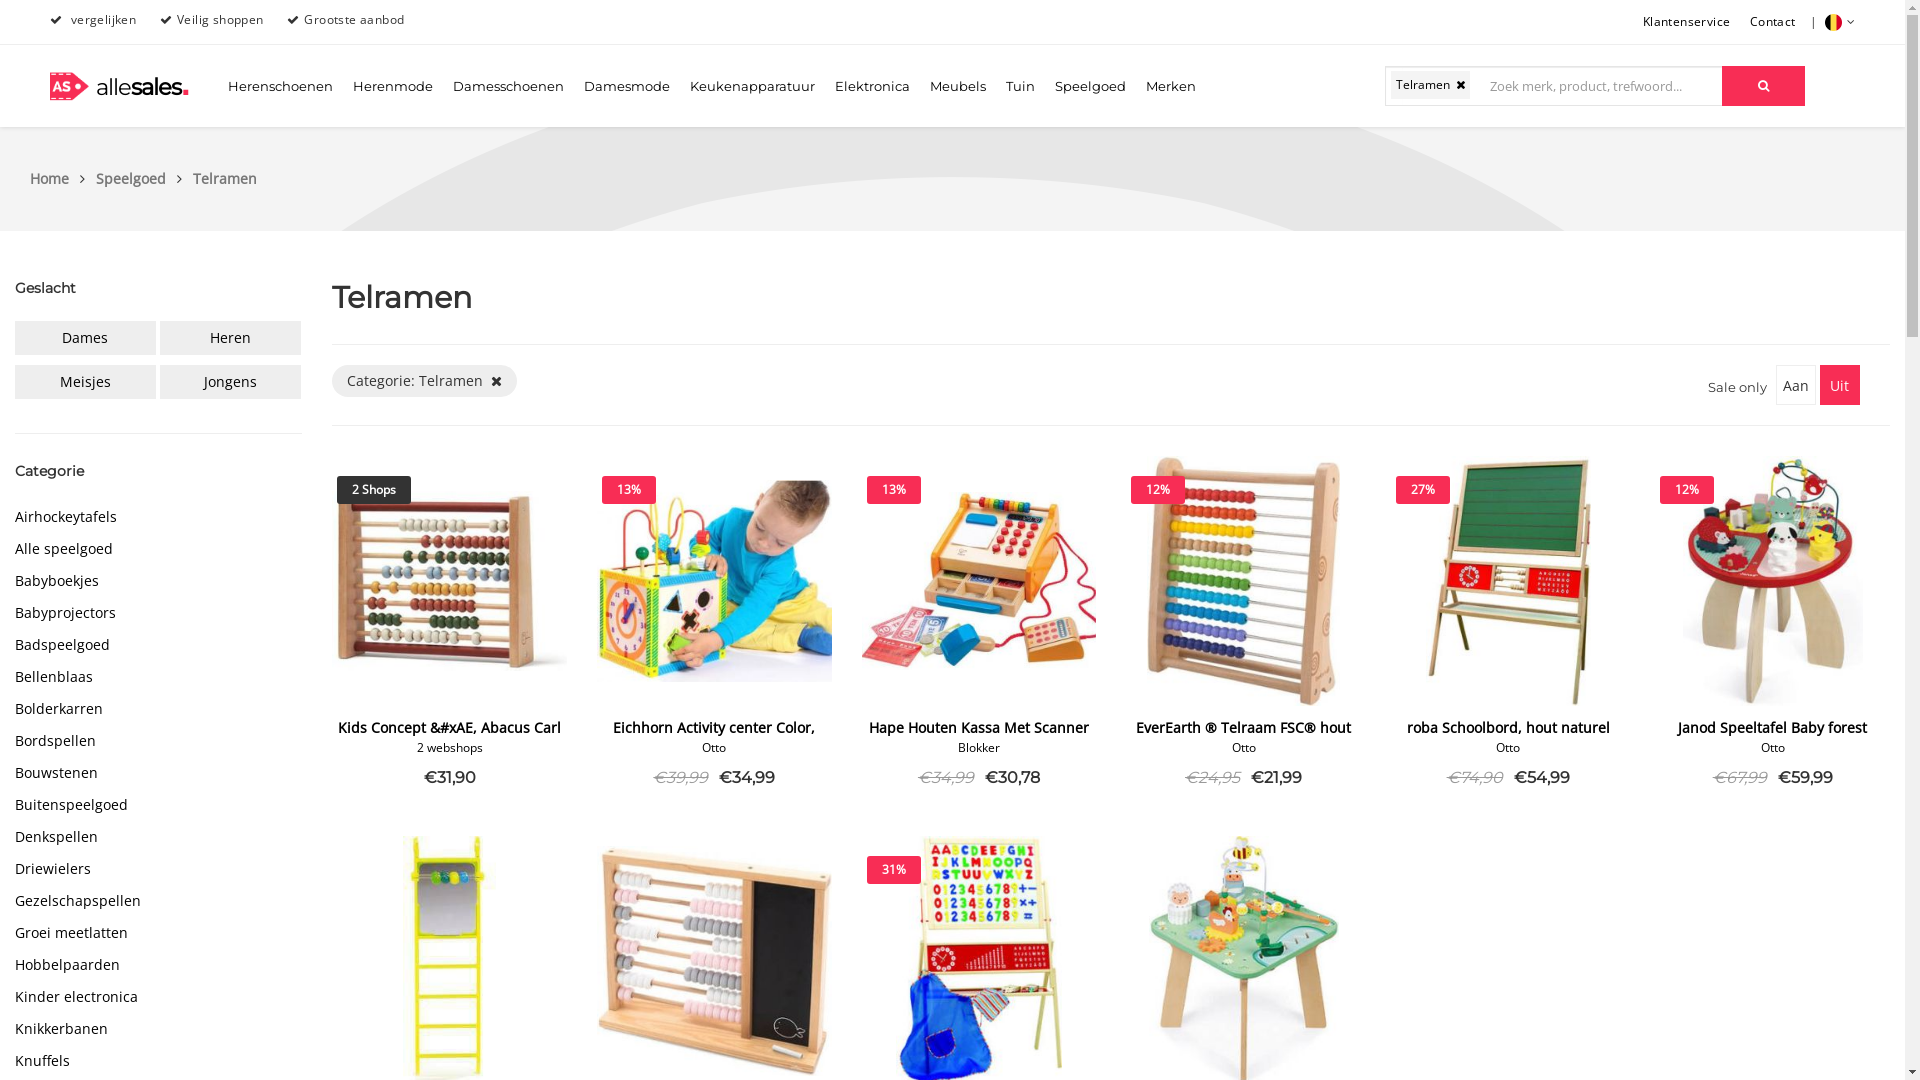  Describe the element at coordinates (872, 84) in the screenshot. I see `'Elektronica'` at that location.